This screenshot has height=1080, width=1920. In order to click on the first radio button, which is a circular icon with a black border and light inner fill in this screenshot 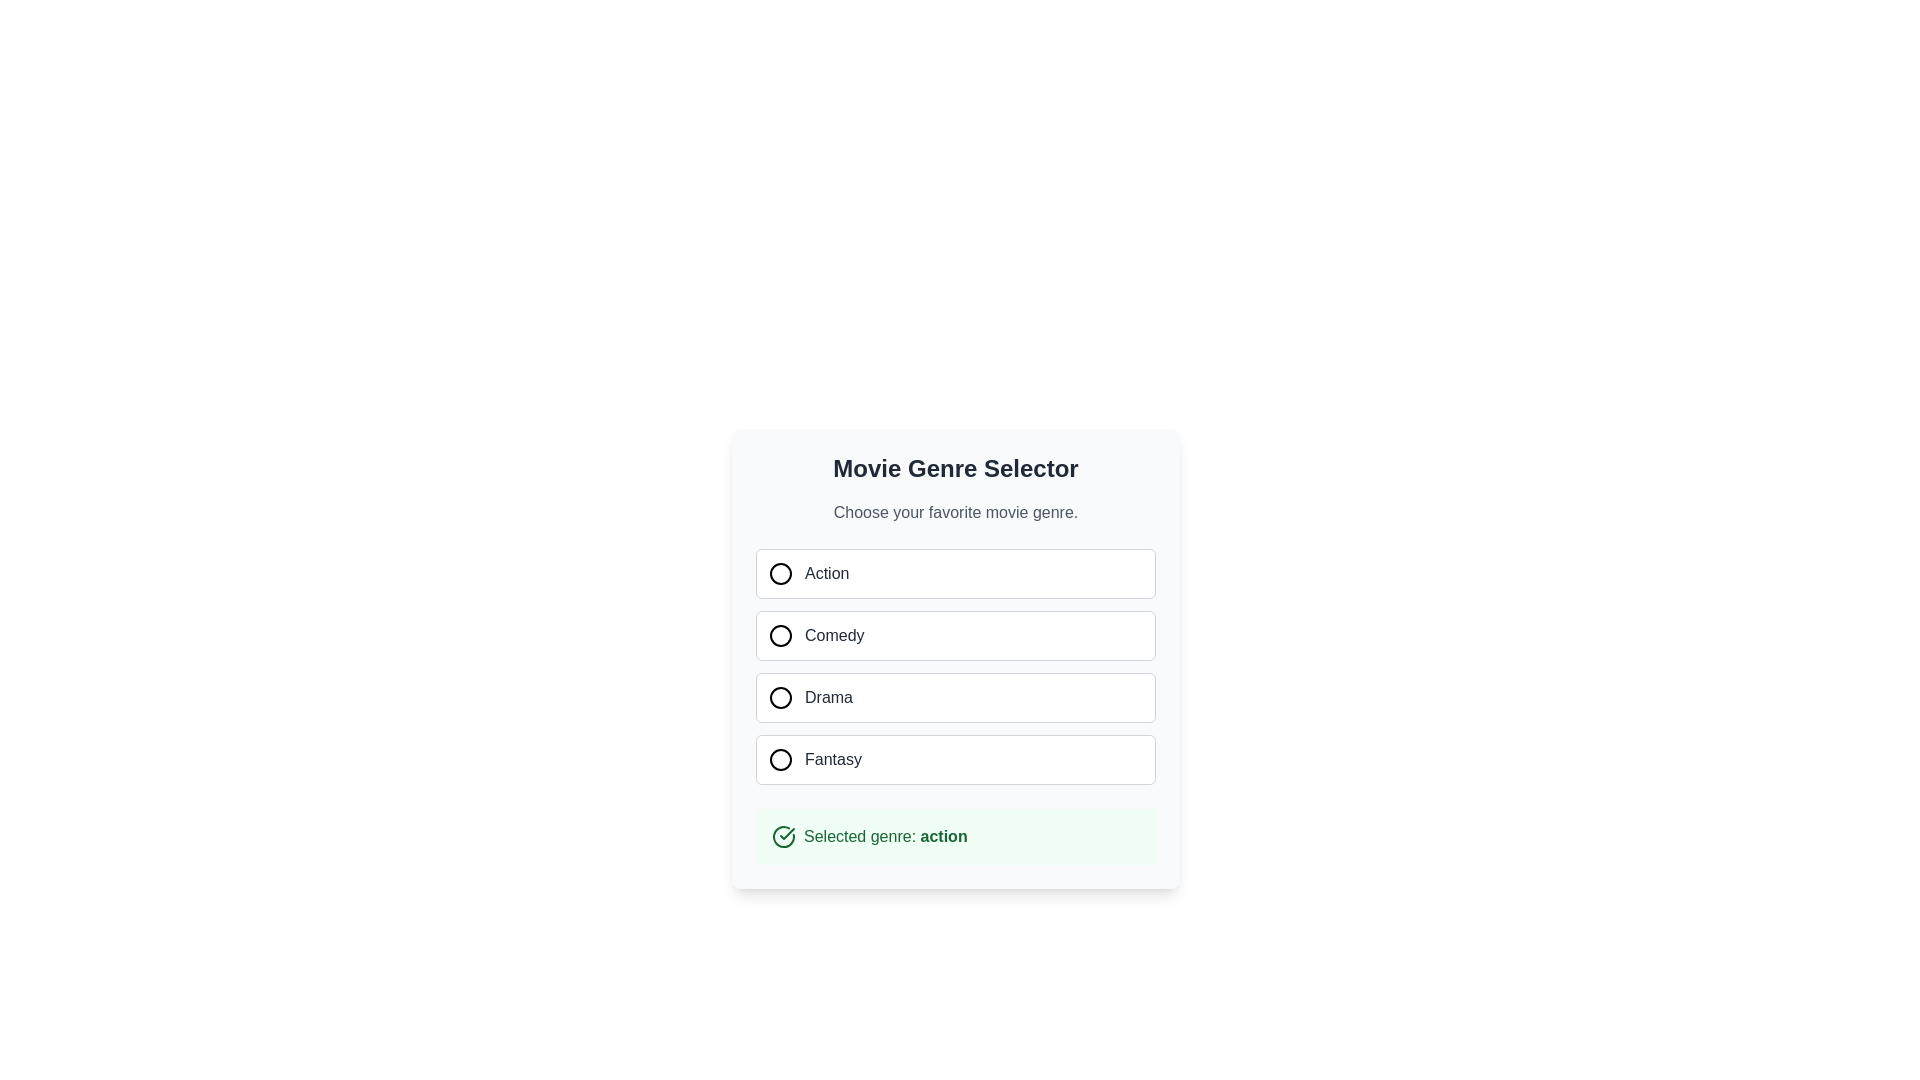, I will do `click(780, 574)`.